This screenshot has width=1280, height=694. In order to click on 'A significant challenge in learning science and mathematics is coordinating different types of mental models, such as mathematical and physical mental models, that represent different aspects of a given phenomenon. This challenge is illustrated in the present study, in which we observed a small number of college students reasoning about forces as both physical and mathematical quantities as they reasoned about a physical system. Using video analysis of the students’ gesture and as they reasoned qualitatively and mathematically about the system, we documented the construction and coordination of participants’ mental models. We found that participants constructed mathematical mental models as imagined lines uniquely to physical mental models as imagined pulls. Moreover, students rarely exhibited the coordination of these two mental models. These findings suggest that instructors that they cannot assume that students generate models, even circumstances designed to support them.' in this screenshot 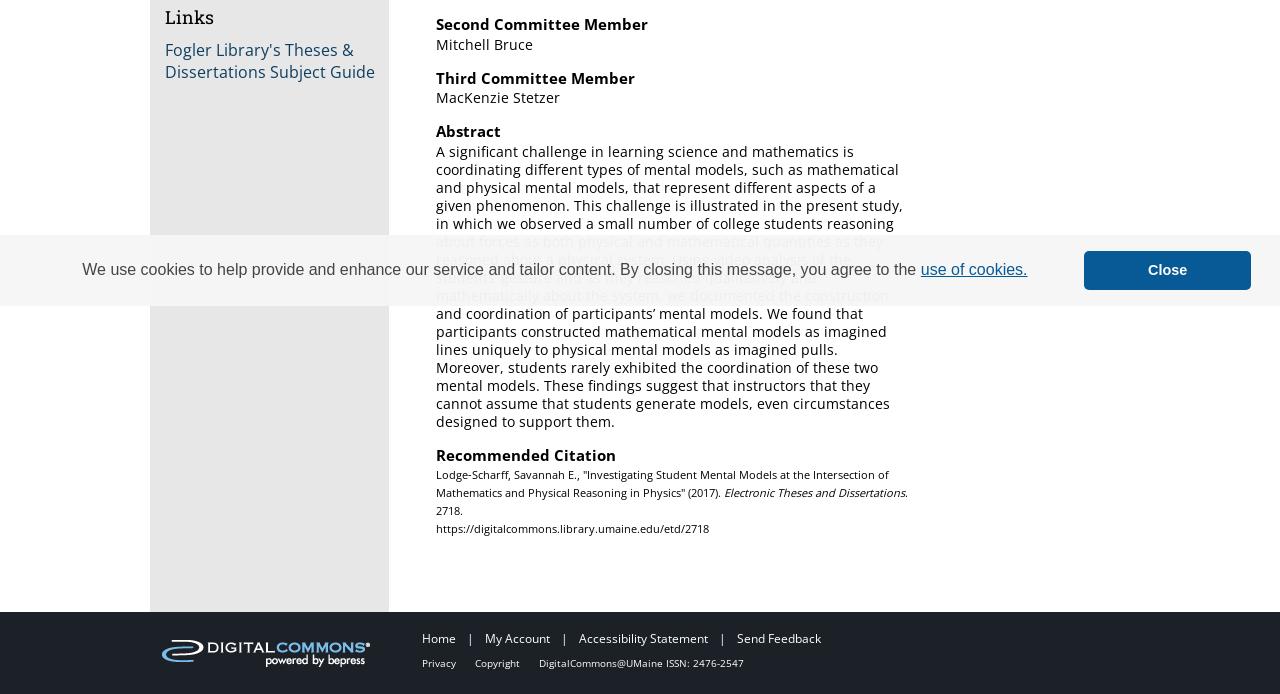, I will do `click(669, 285)`.